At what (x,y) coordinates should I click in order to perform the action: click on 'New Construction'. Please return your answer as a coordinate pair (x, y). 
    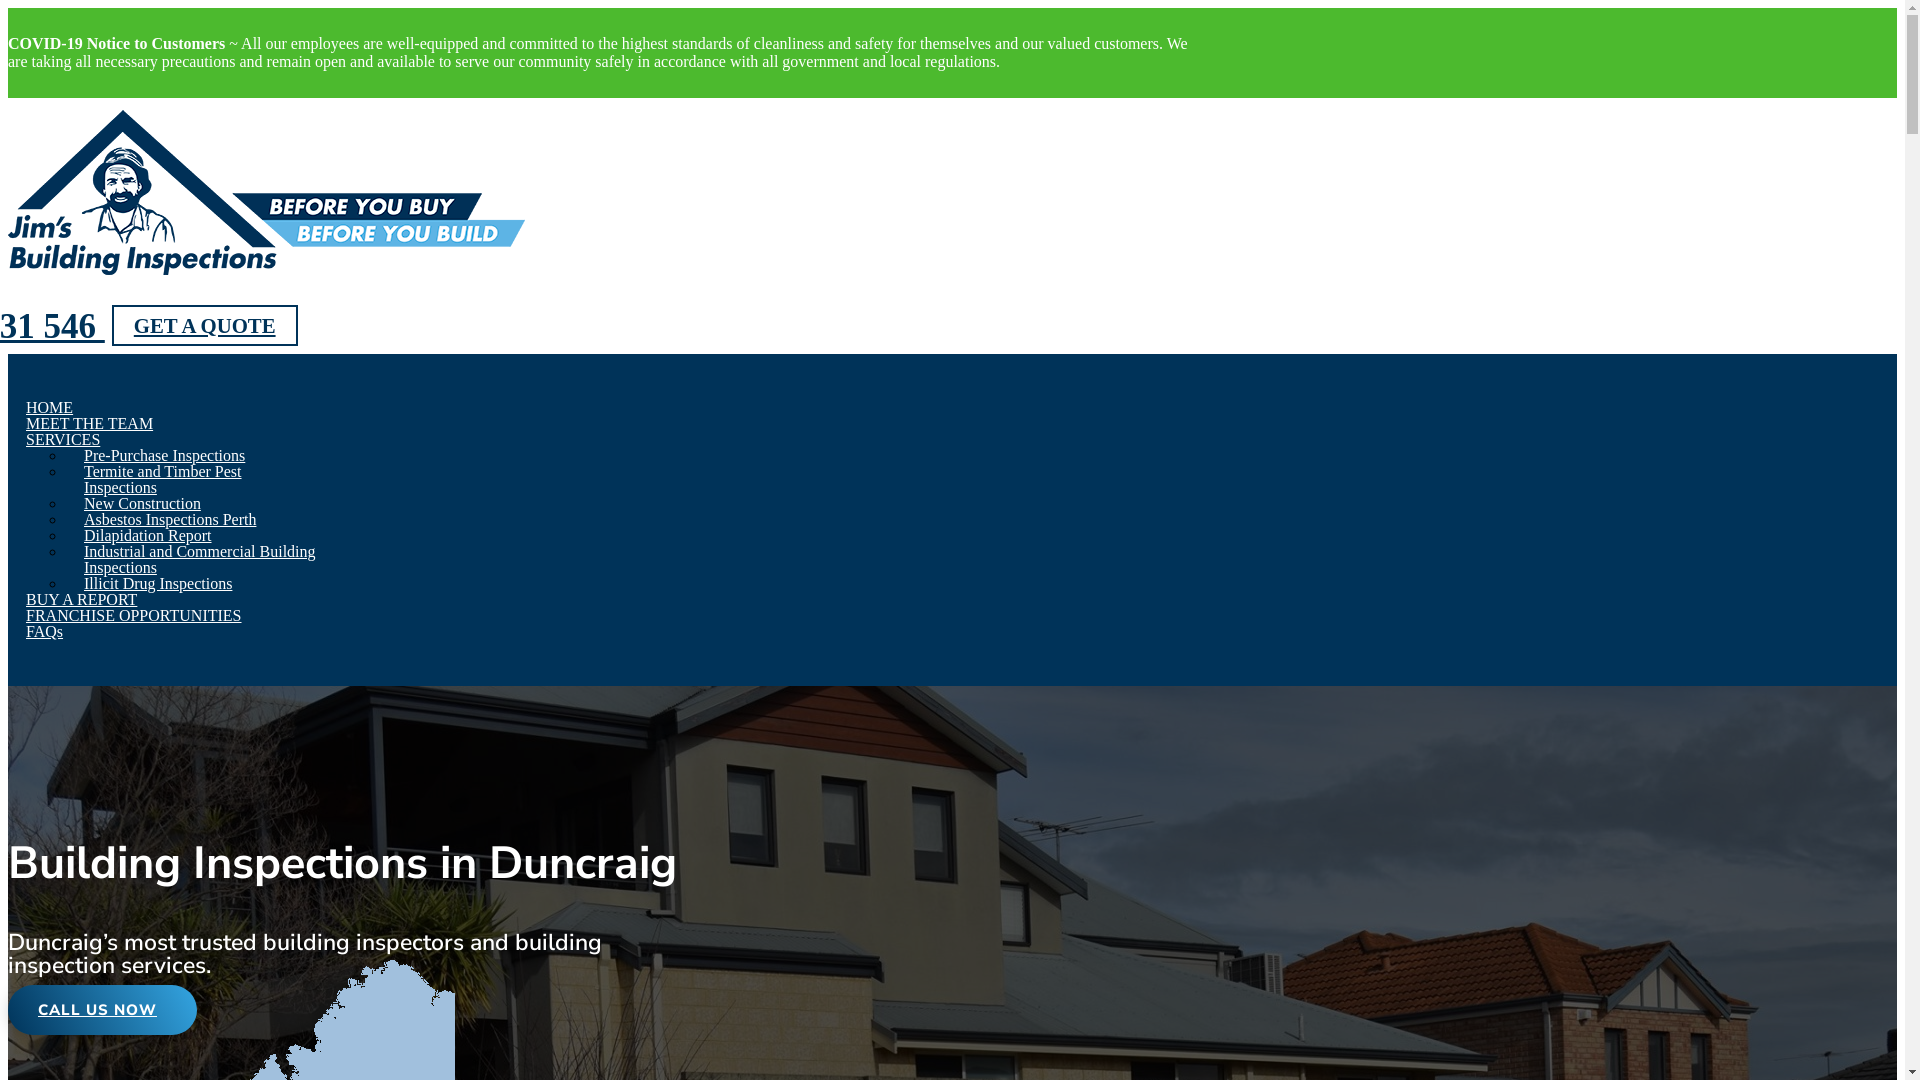
    Looking at the image, I should click on (141, 502).